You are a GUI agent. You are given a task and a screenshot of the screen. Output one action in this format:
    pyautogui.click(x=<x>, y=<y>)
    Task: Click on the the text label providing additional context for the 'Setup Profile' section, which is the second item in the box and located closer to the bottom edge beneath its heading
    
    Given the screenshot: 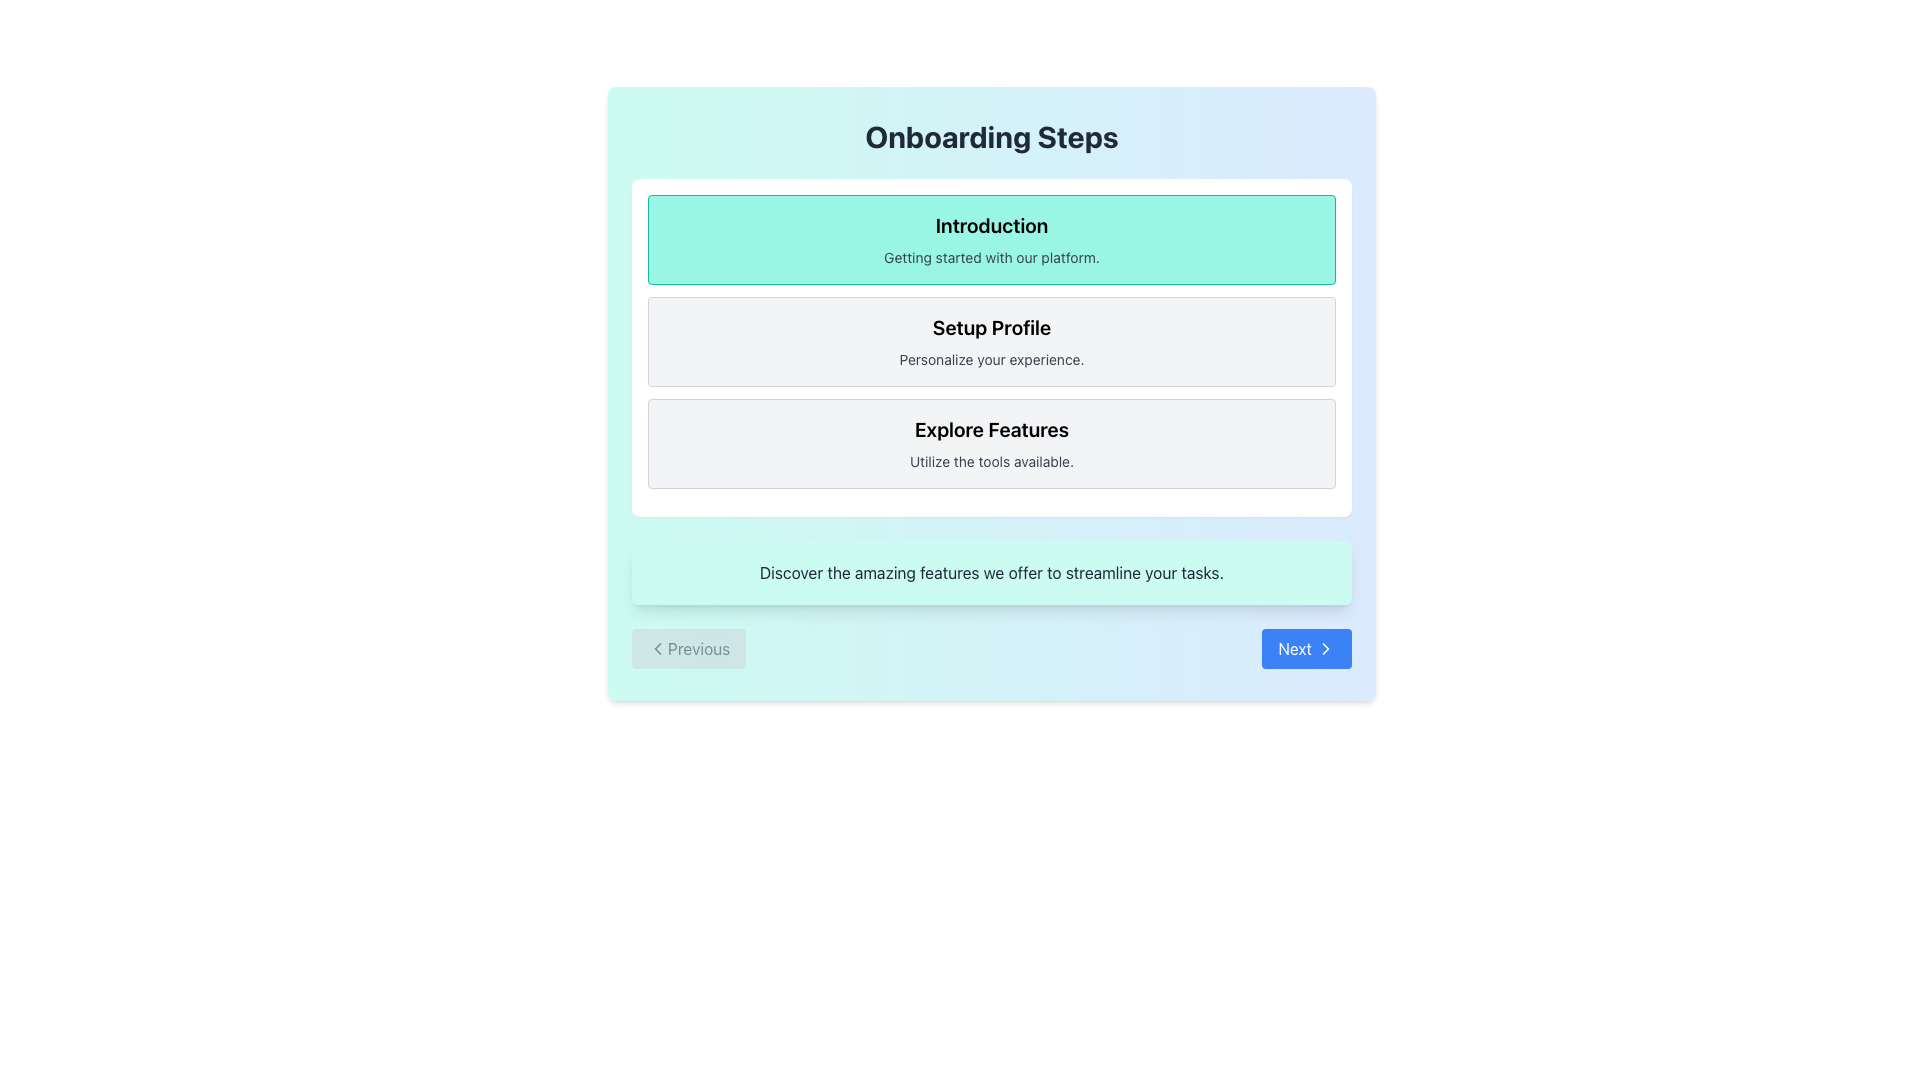 What is the action you would take?
    pyautogui.click(x=992, y=358)
    